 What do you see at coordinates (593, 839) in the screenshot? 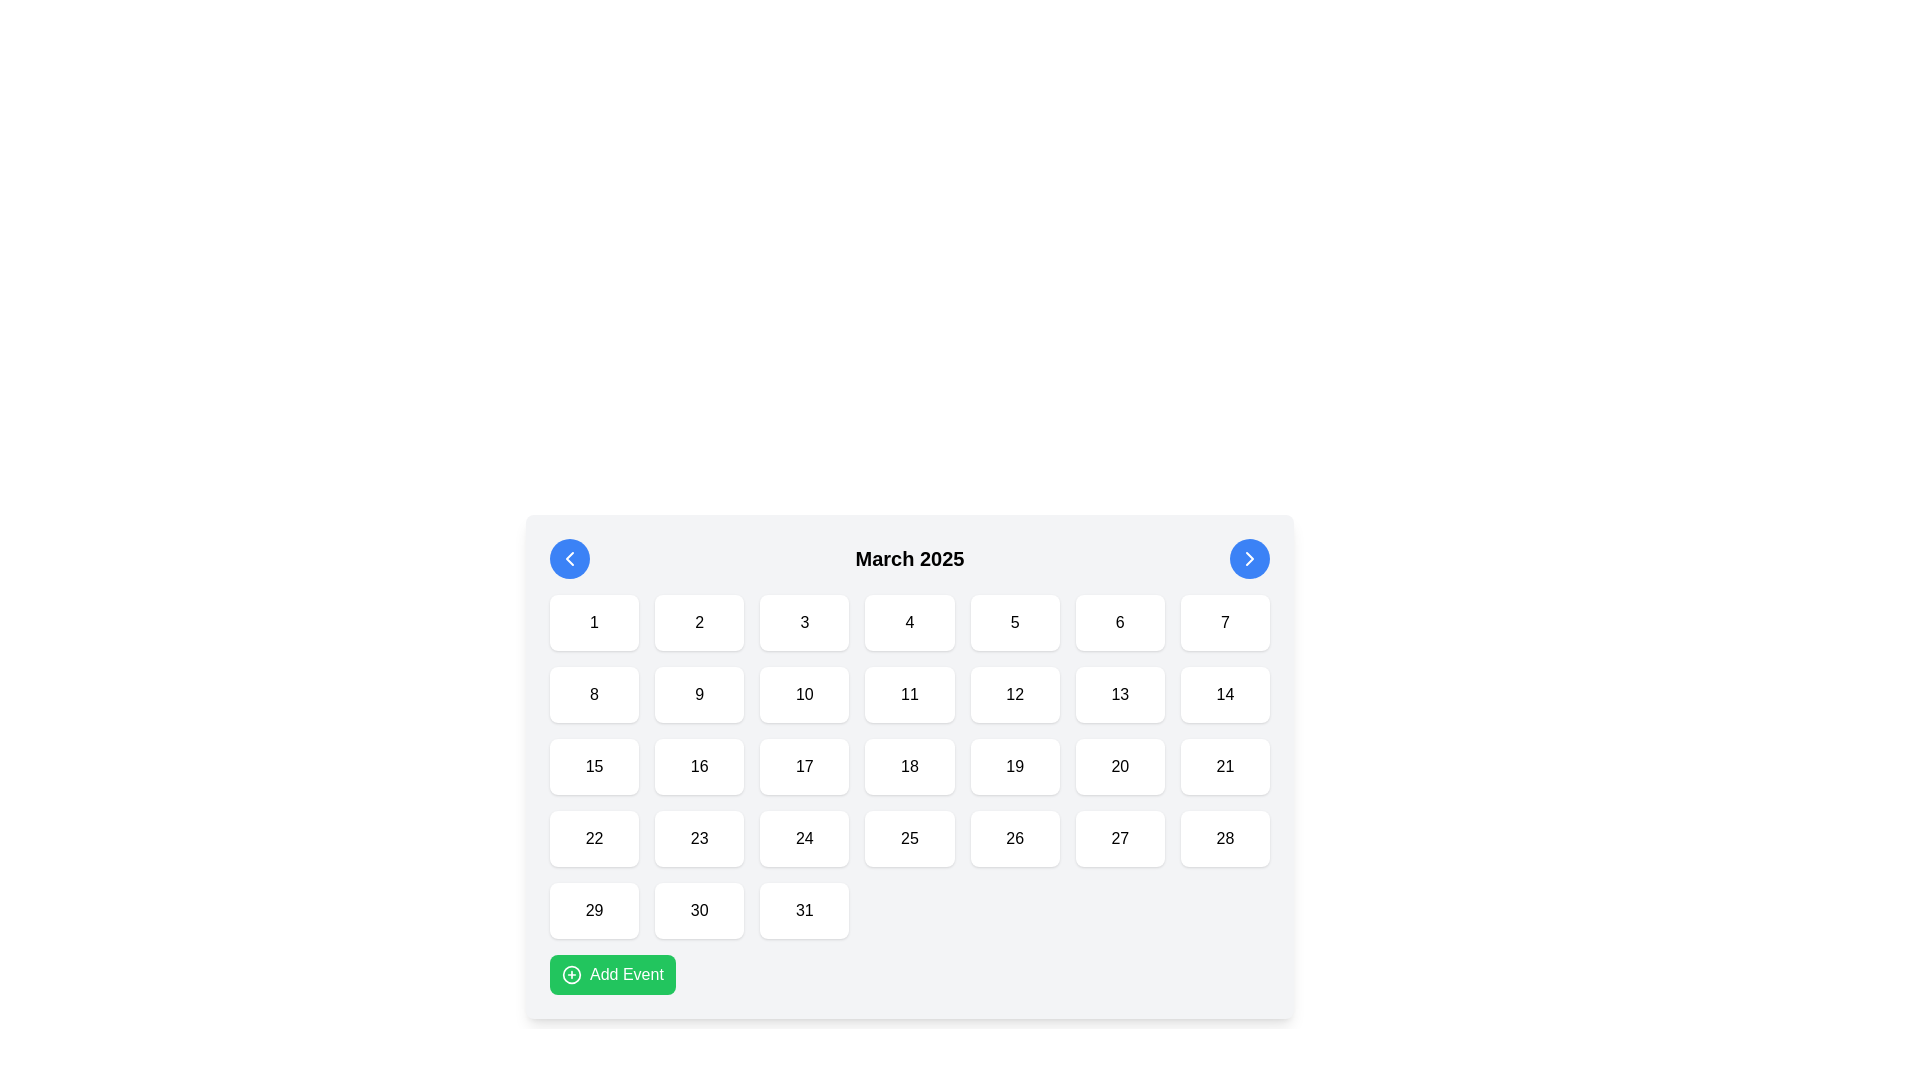
I see `the grid cell displaying the number '22' located in the fourth row and first column of the grid` at bounding box center [593, 839].